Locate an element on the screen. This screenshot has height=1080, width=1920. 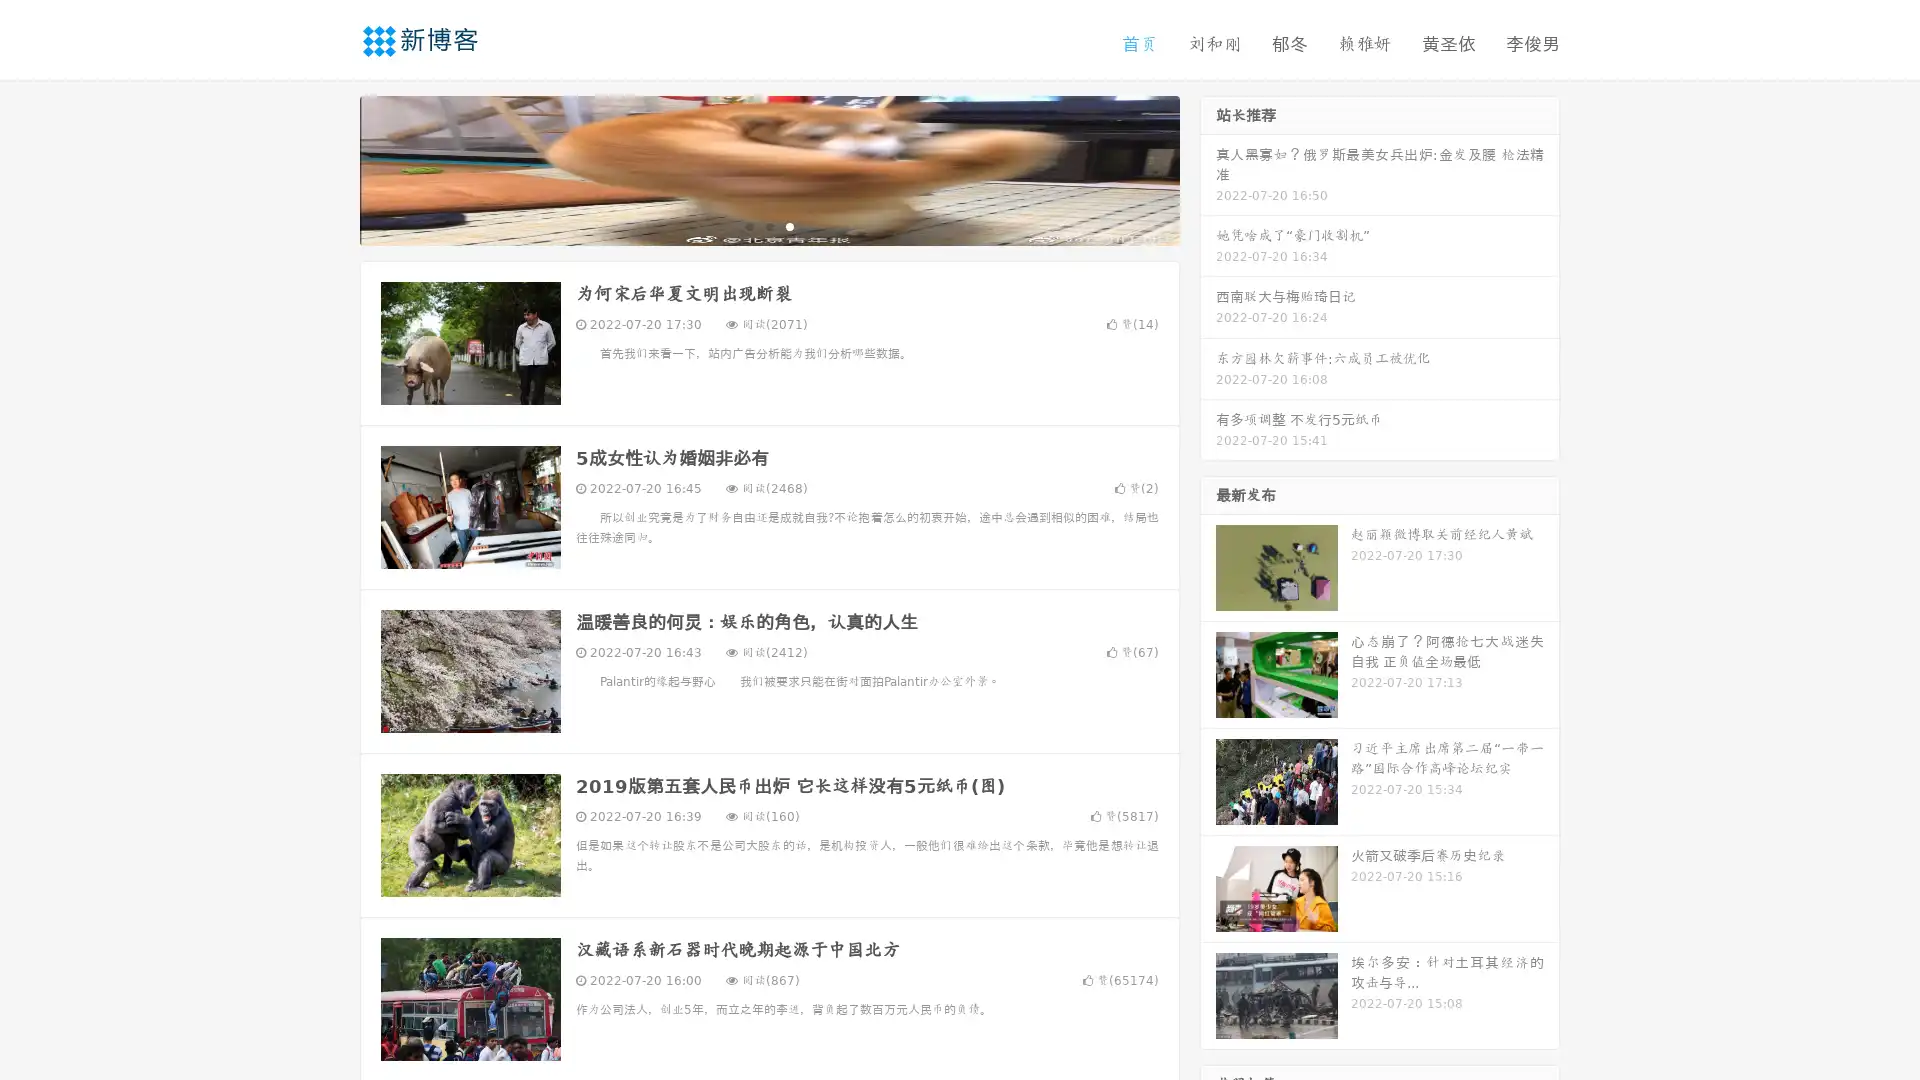
Go to slide 3 is located at coordinates (789, 225).